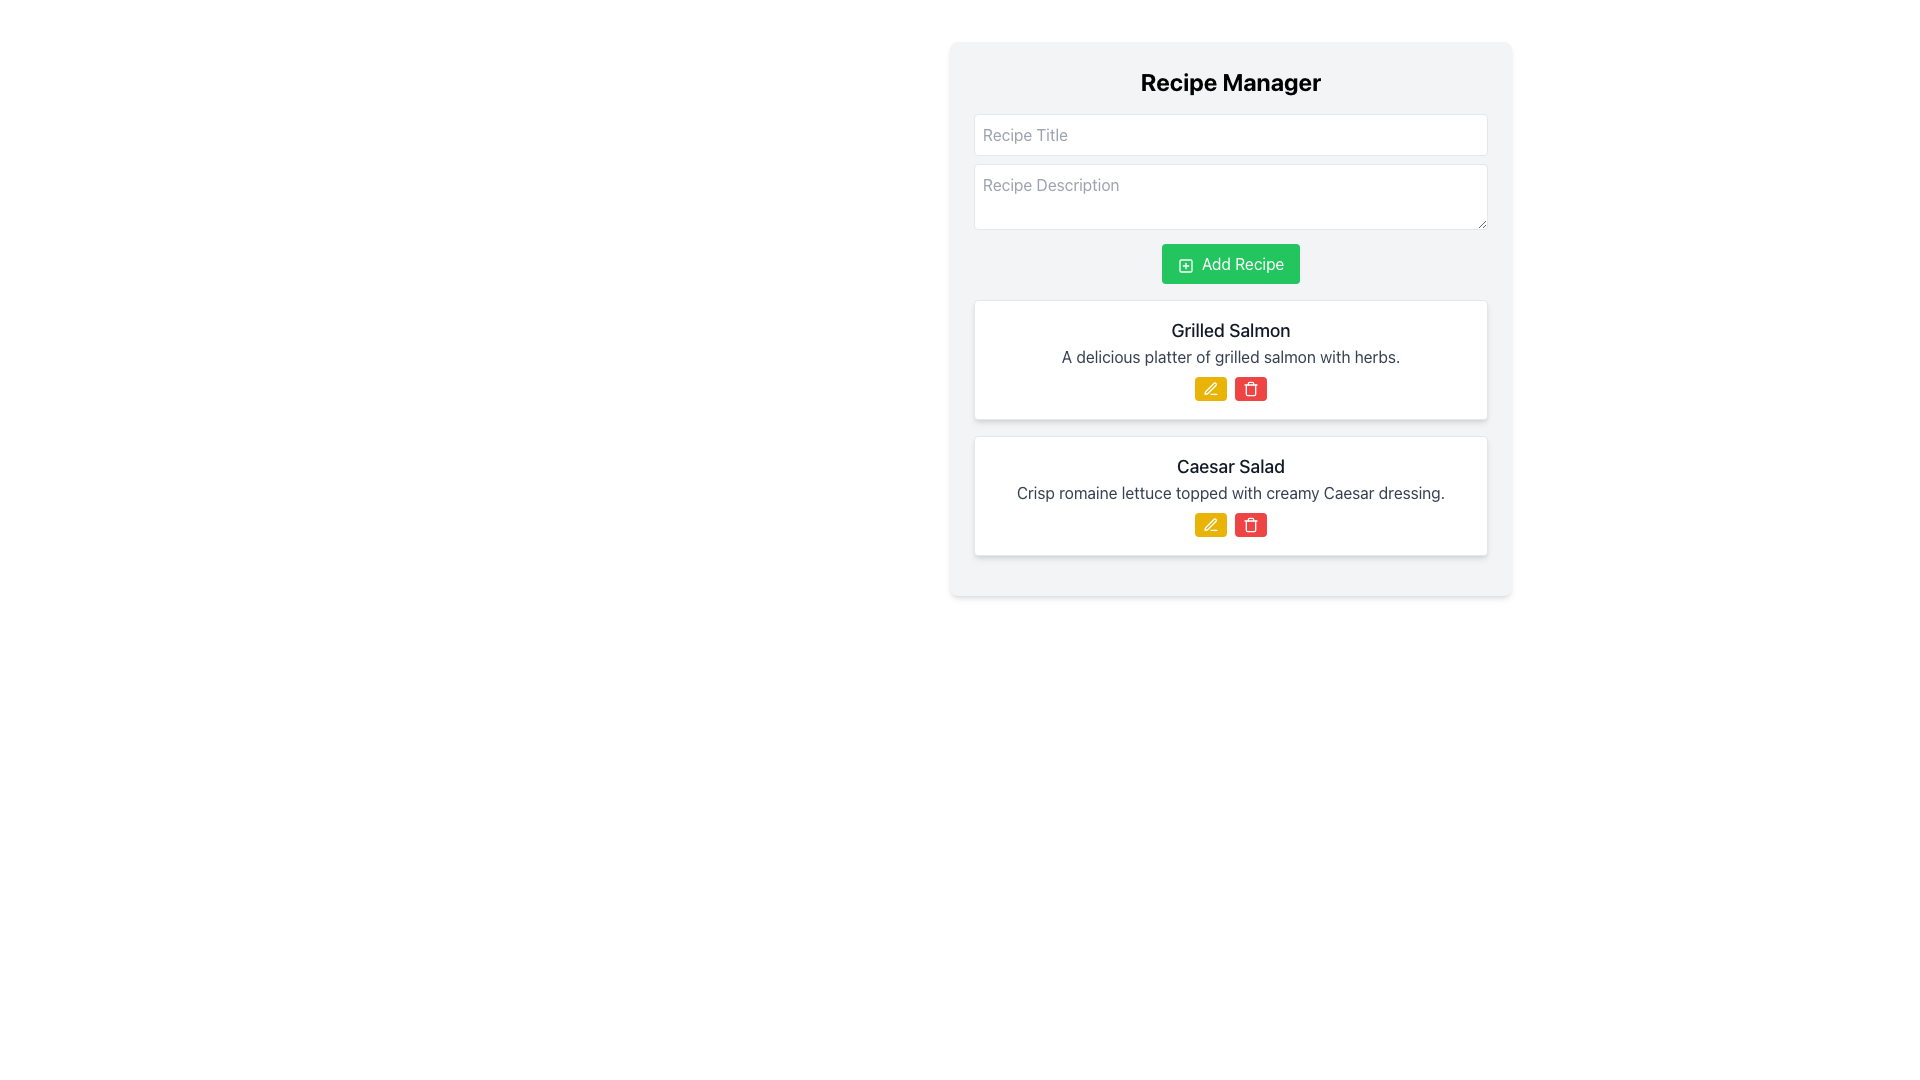 Image resolution: width=1920 pixels, height=1080 pixels. I want to click on the small yellow icon button shaped like a pen located in the upper-right portion of the 'Grilled Salmon' section, so click(1209, 523).